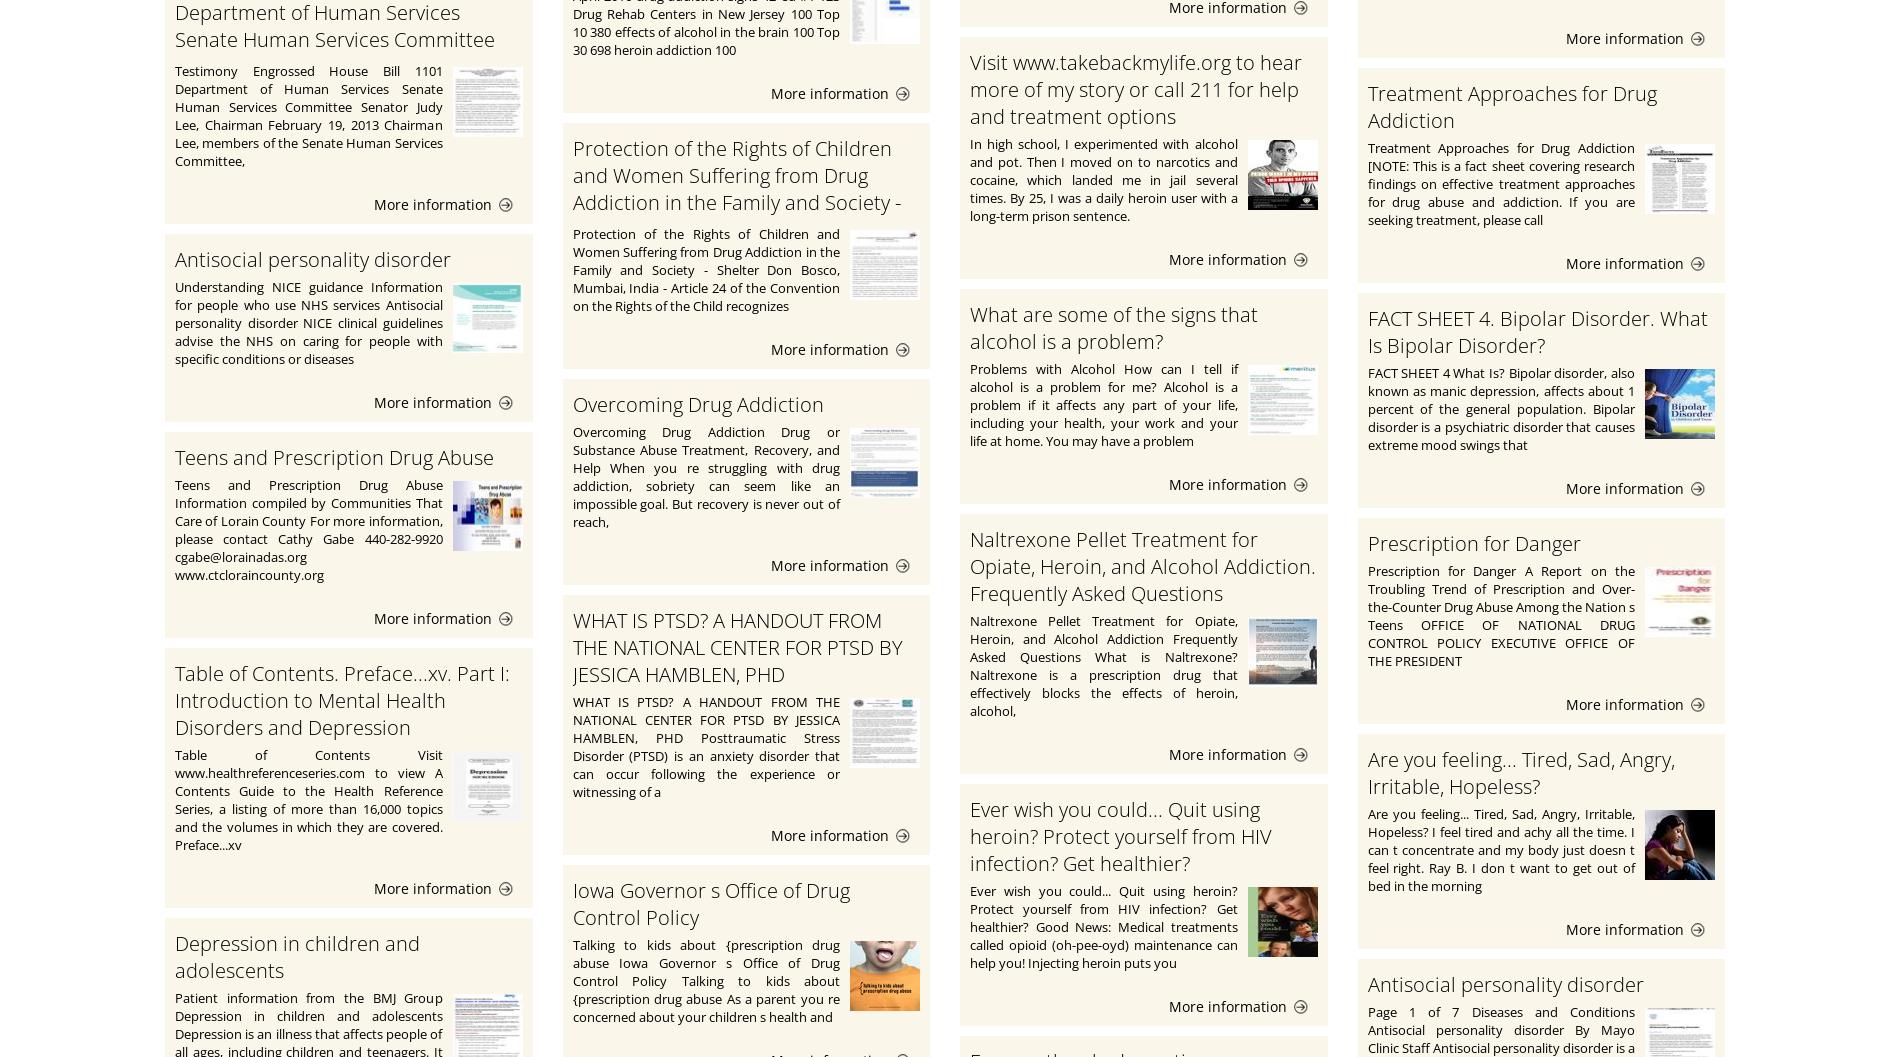  I want to click on 'FACT SHEET 4 What Is? Bipolar disorder, also known as manic depression, affects about 1 percent of the general population. Bipolar disorder is a psychiatric disorder that causes extreme mood swings that', so click(1501, 407).